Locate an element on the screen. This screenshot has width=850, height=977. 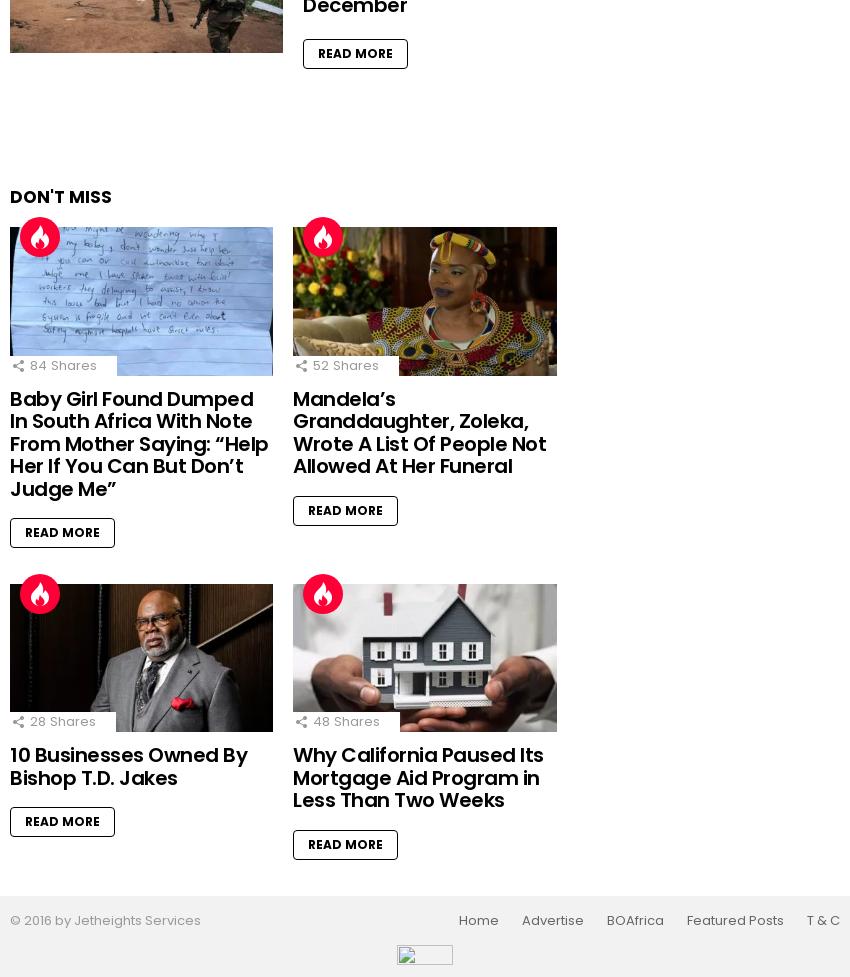
'Don't Miss' is located at coordinates (61, 194).